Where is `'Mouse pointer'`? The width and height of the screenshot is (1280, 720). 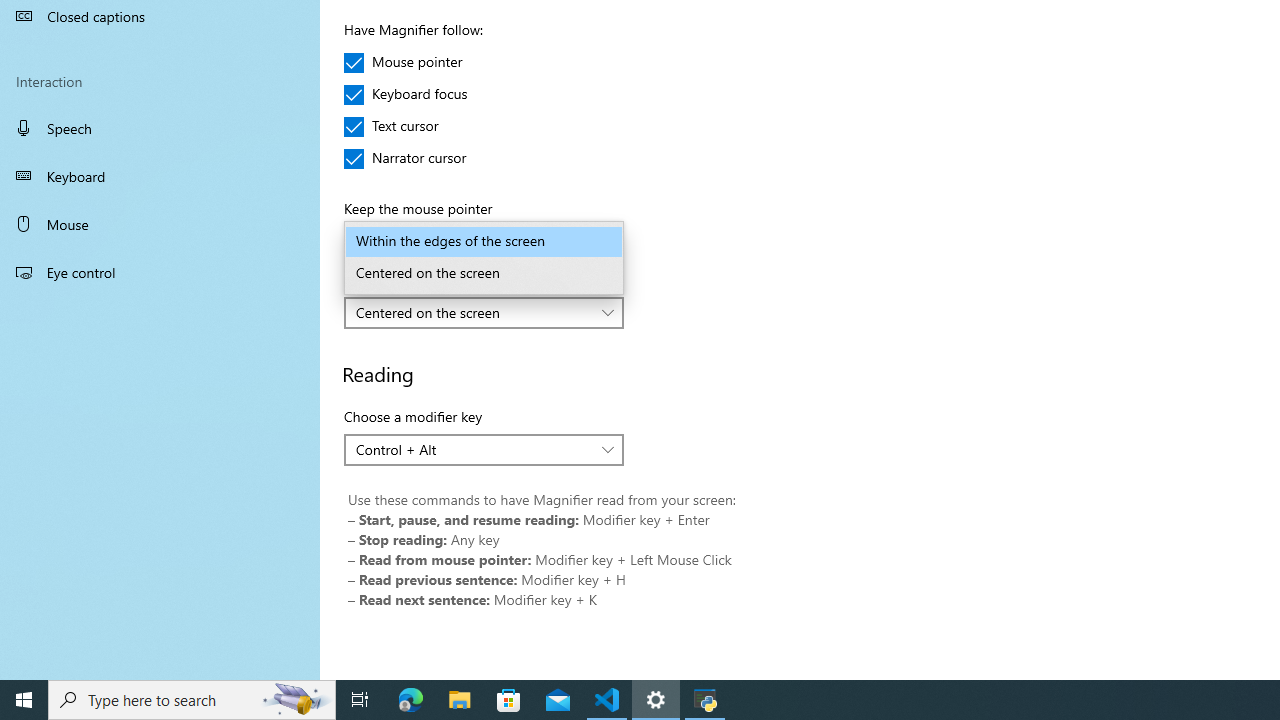
'Mouse pointer' is located at coordinates (402, 61).